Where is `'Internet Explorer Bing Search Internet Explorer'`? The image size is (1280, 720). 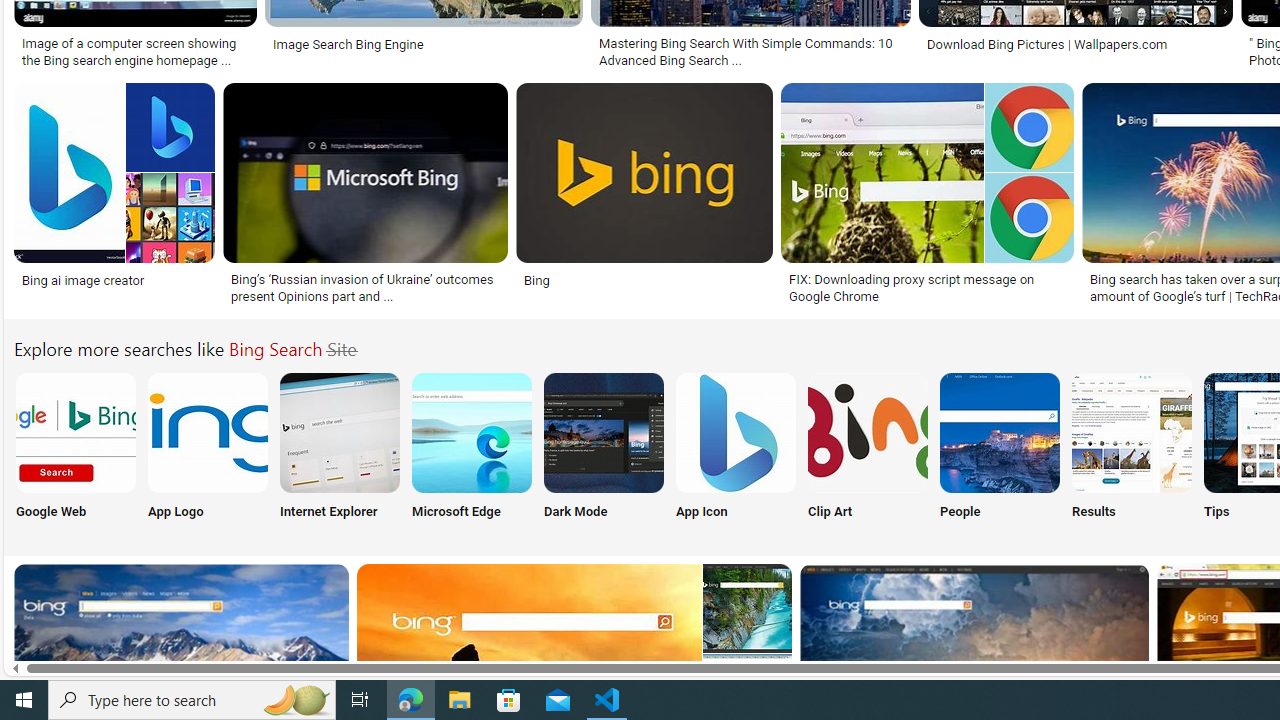 'Internet Explorer Bing Search Internet Explorer' is located at coordinates (339, 450).